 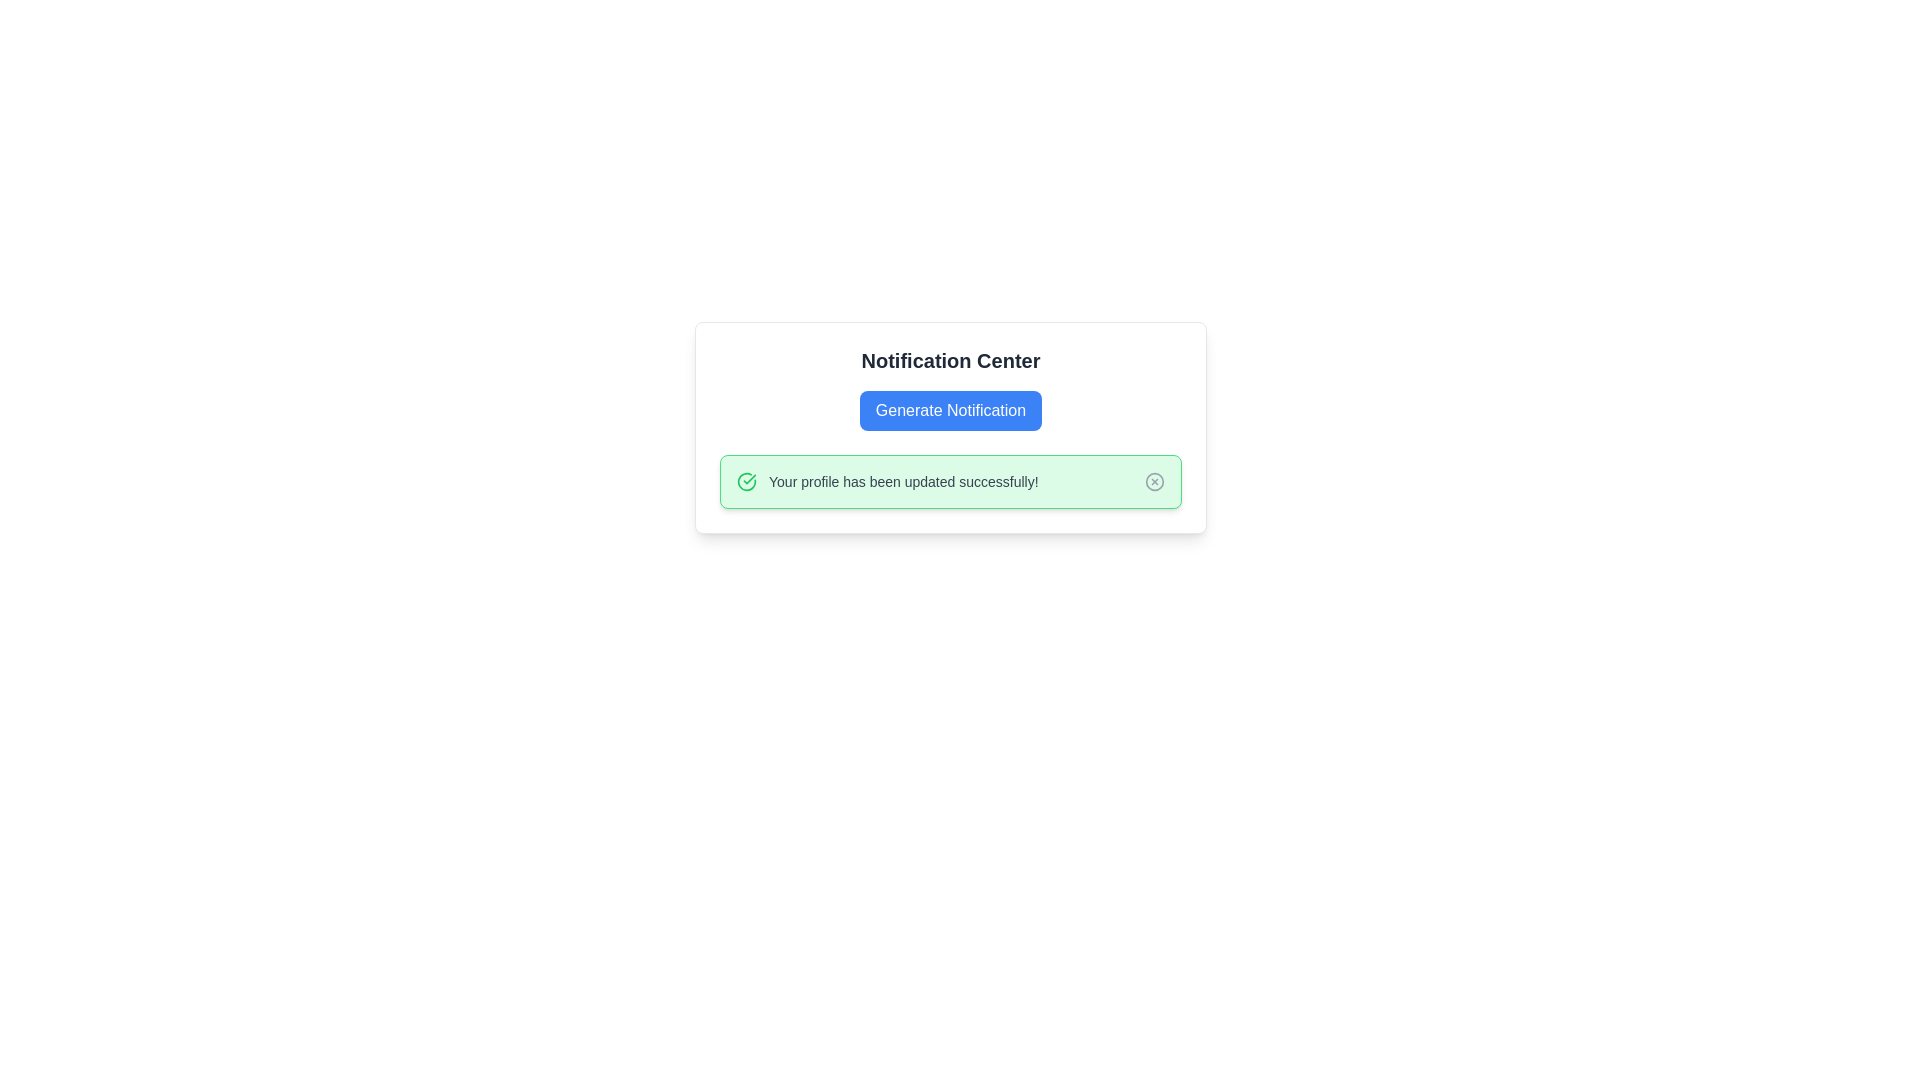 What do you see at coordinates (886, 482) in the screenshot?
I see `the success message text displayed in the green notification bar indicating an update to the user's profile` at bounding box center [886, 482].